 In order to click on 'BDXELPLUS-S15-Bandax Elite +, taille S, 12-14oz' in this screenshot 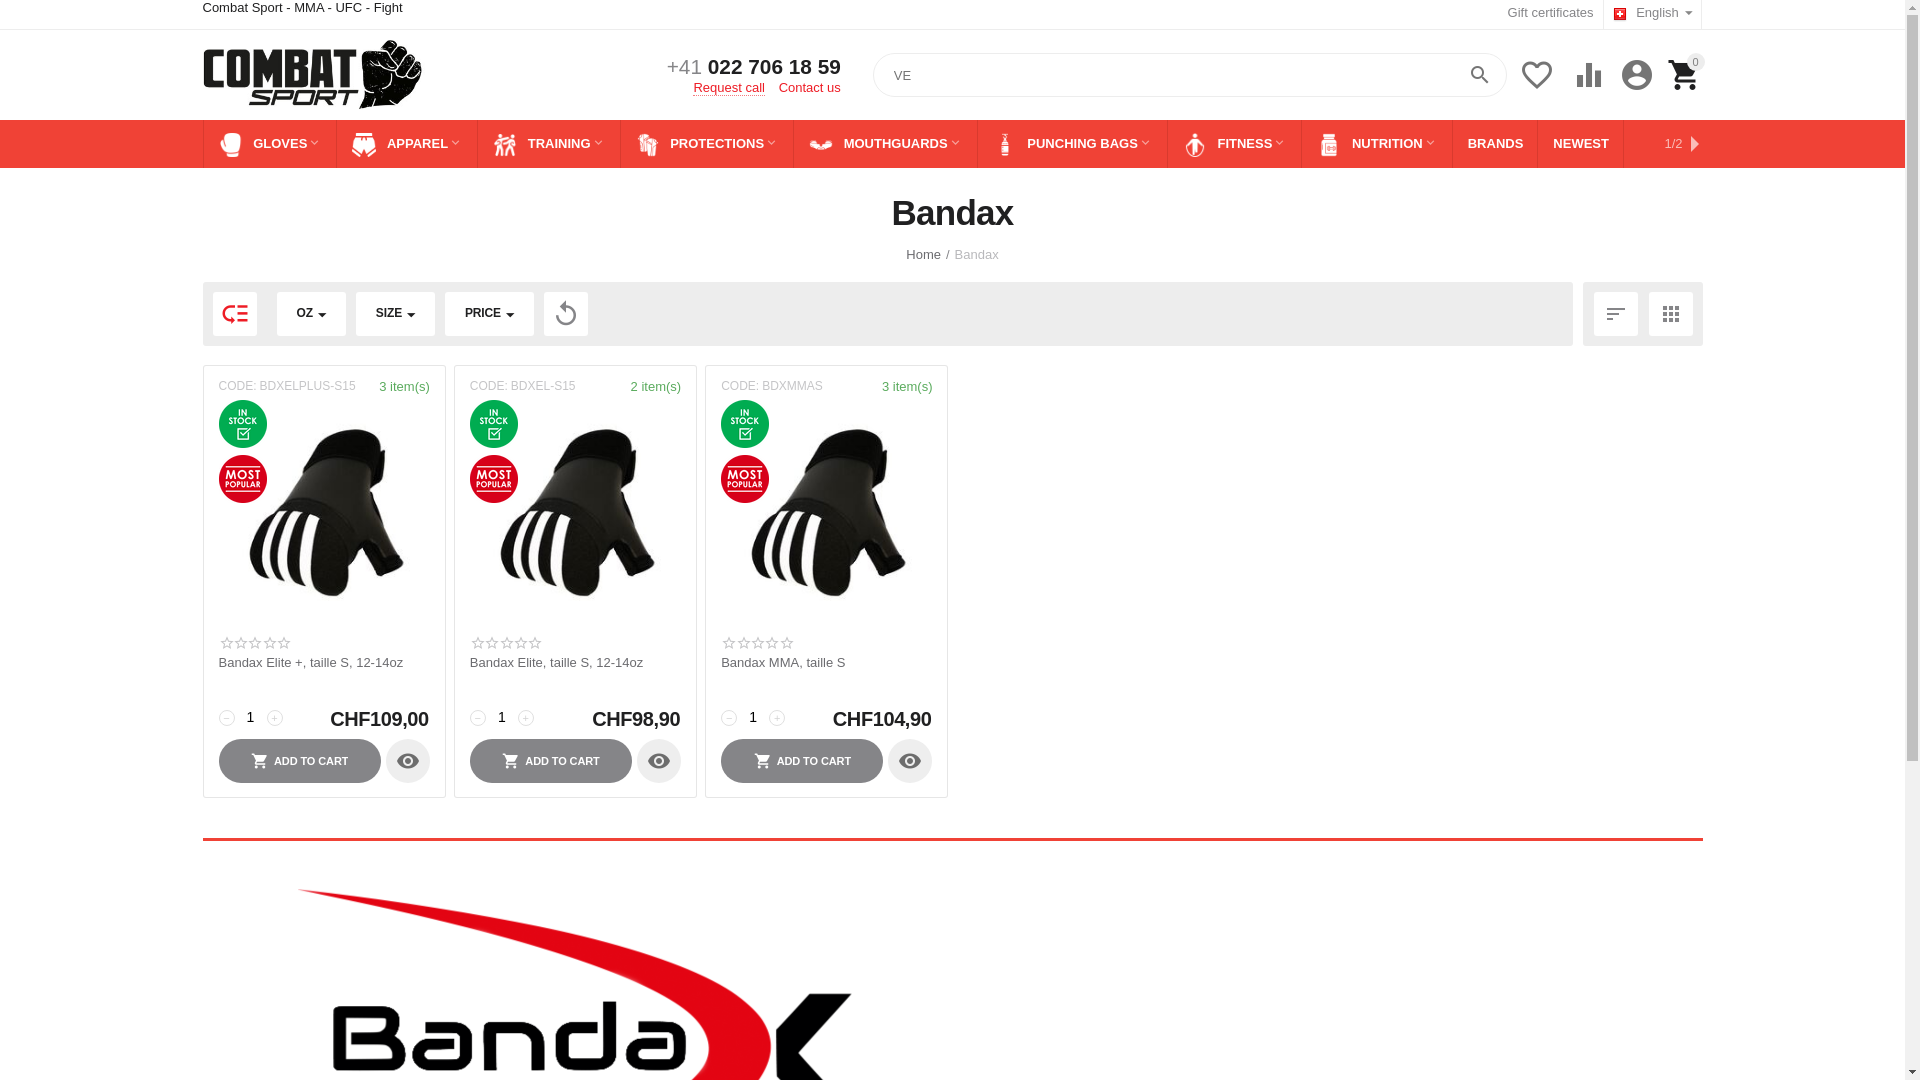, I will do `click(323, 513)`.